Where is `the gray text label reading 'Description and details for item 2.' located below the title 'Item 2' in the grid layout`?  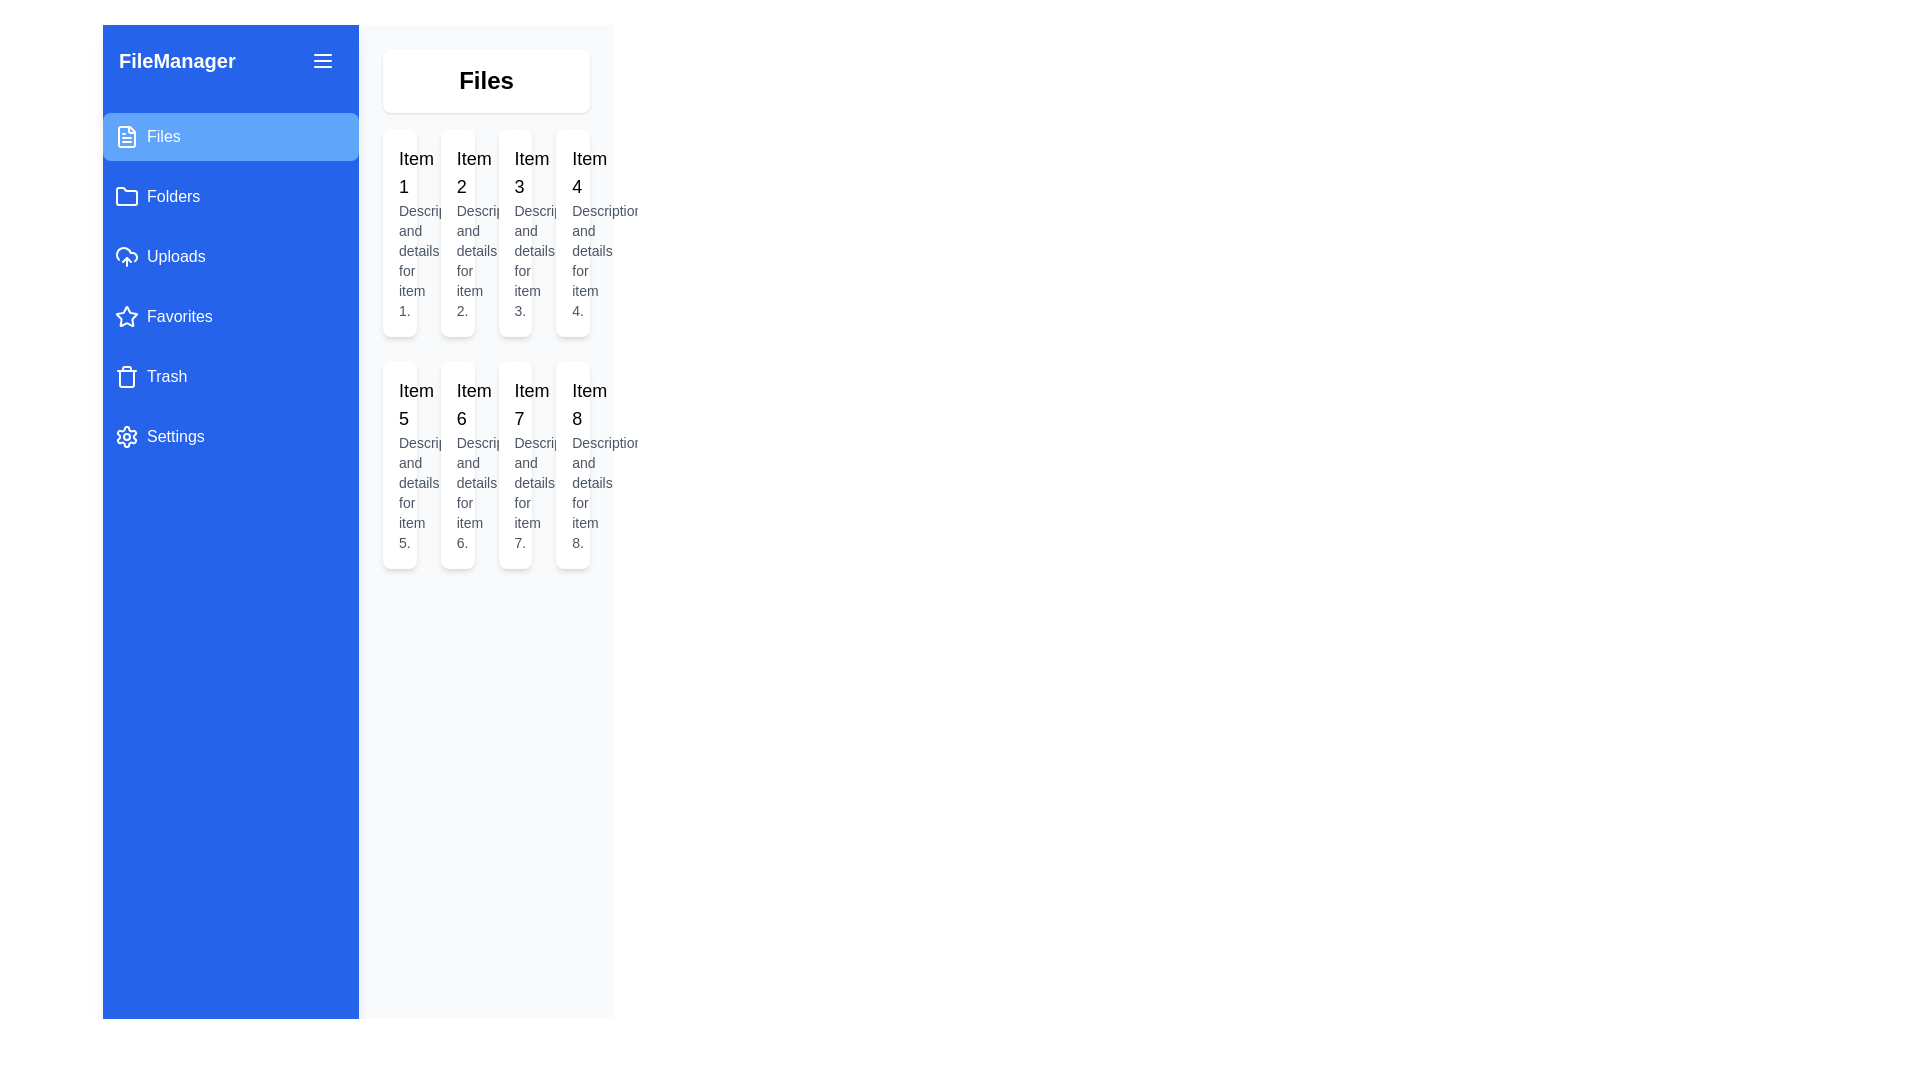
the gray text label reading 'Description and details for item 2.' located below the title 'Item 2' in the grid layout is located at coordinates (456, 260).